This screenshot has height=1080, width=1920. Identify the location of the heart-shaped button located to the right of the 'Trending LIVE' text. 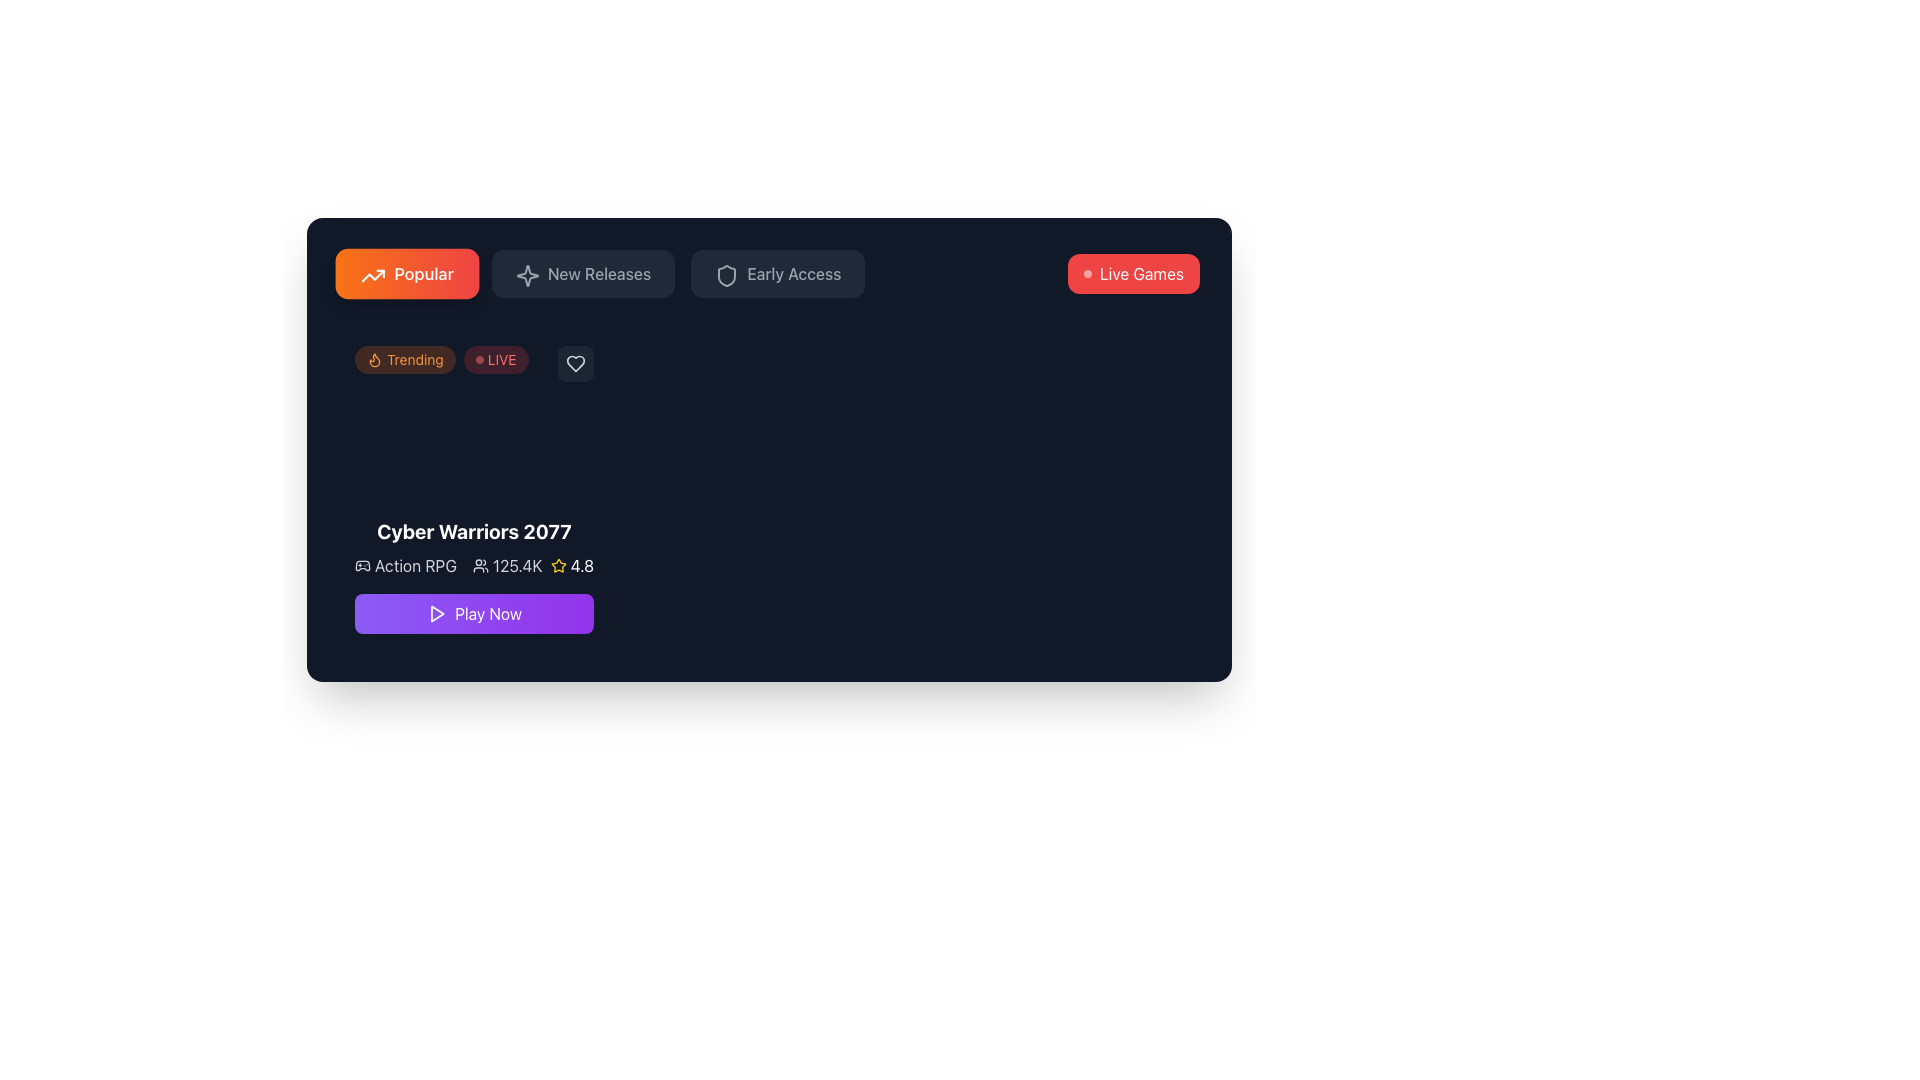
(575, 363).